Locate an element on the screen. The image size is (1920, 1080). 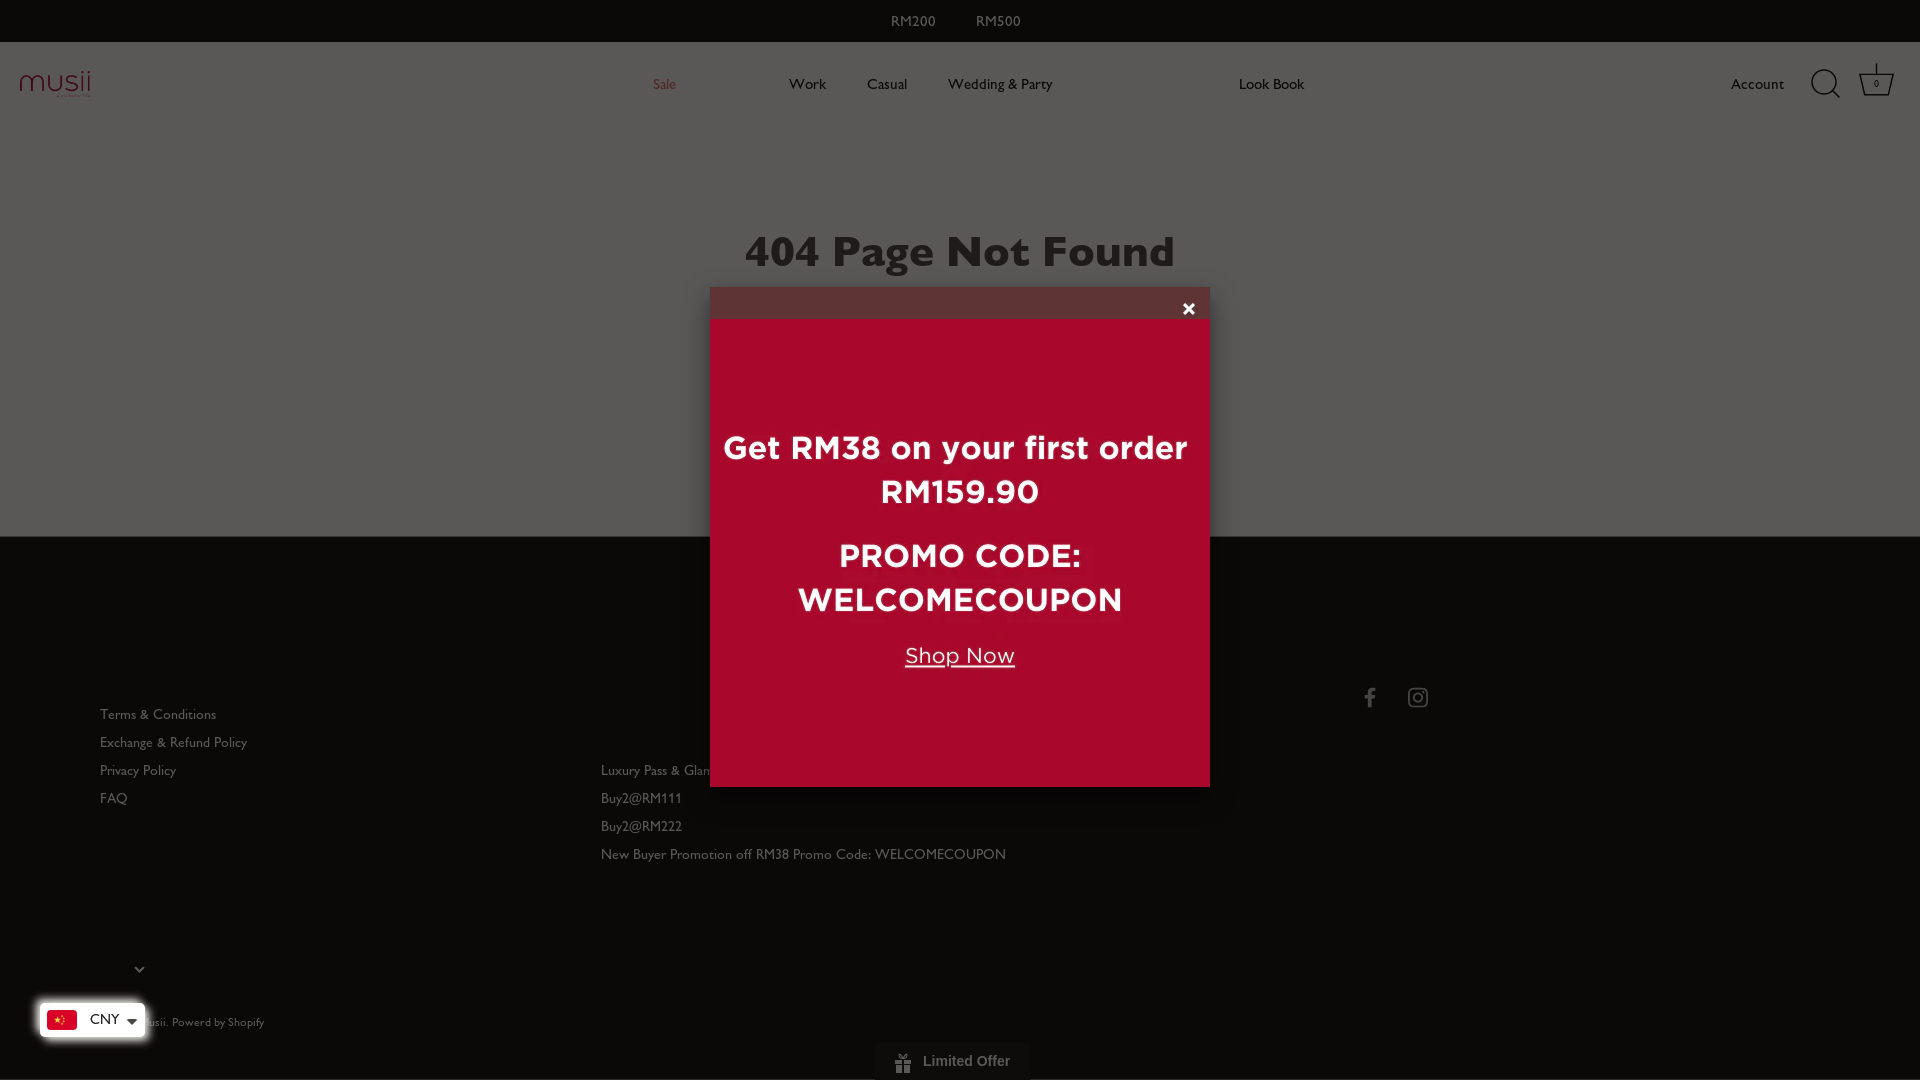
'Instagram' is located at coordinates (1416, 695).